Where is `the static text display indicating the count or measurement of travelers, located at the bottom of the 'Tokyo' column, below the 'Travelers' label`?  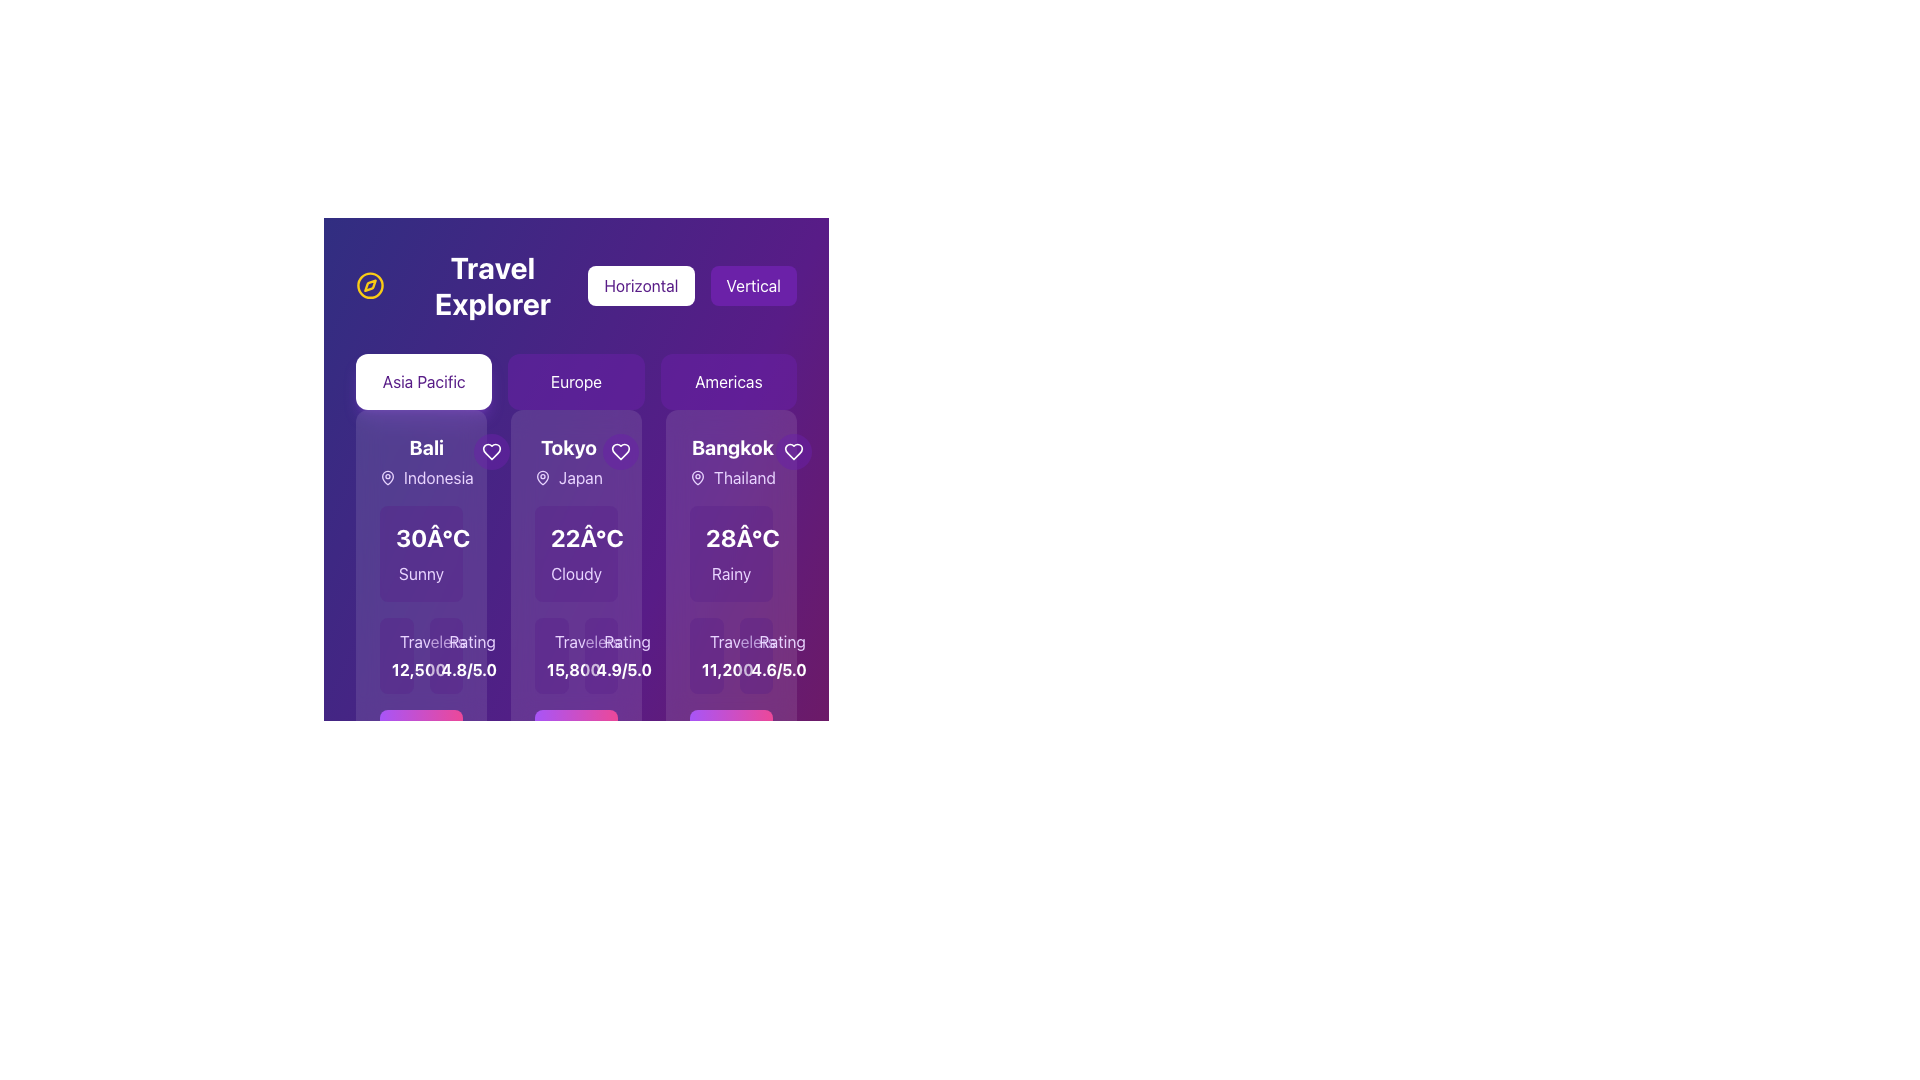
the static text display indicating the count or measurement of travelers, located at the bottom of the 'Tokyo' column, below the 'Travelers' label is located at coordinates (551, 670).